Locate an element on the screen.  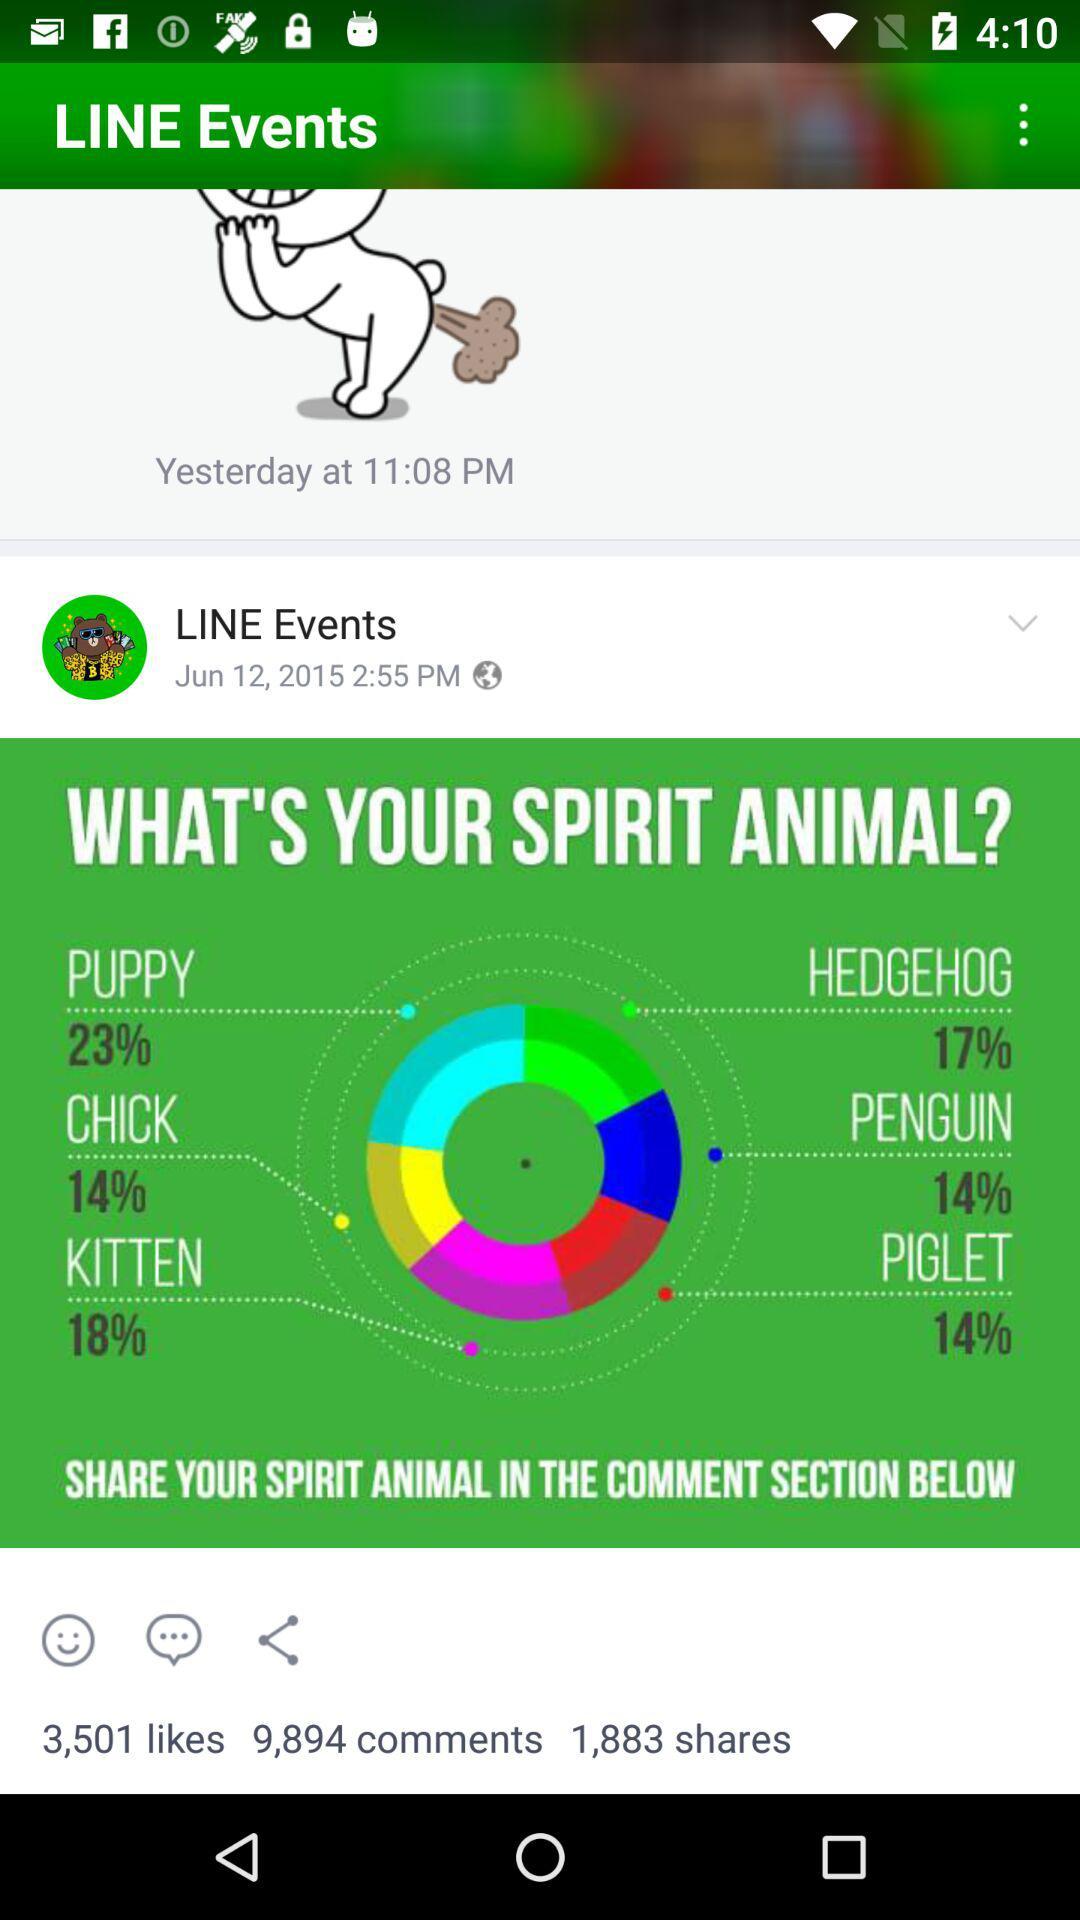
item below the line events item is located at coordinates (316, 676).